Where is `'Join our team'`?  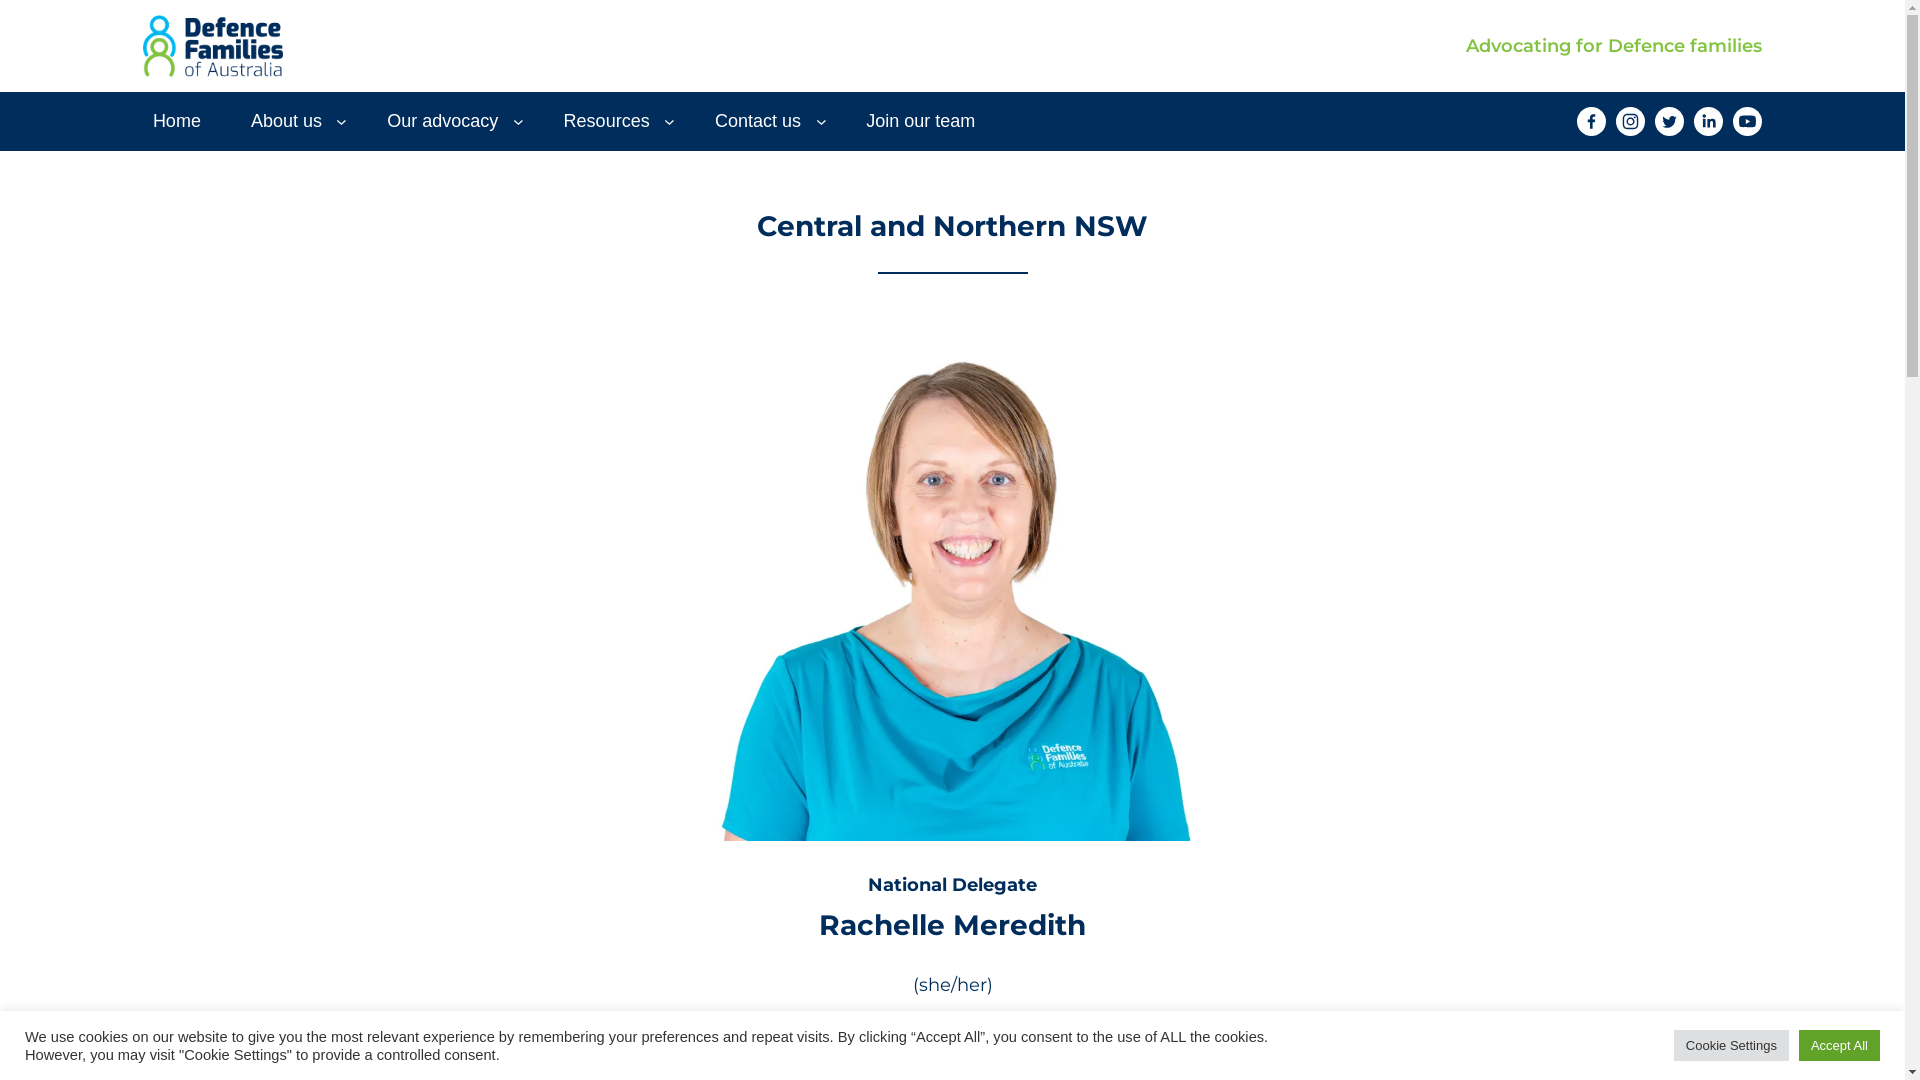
'Join our team' is located at coordinates (919, 121).